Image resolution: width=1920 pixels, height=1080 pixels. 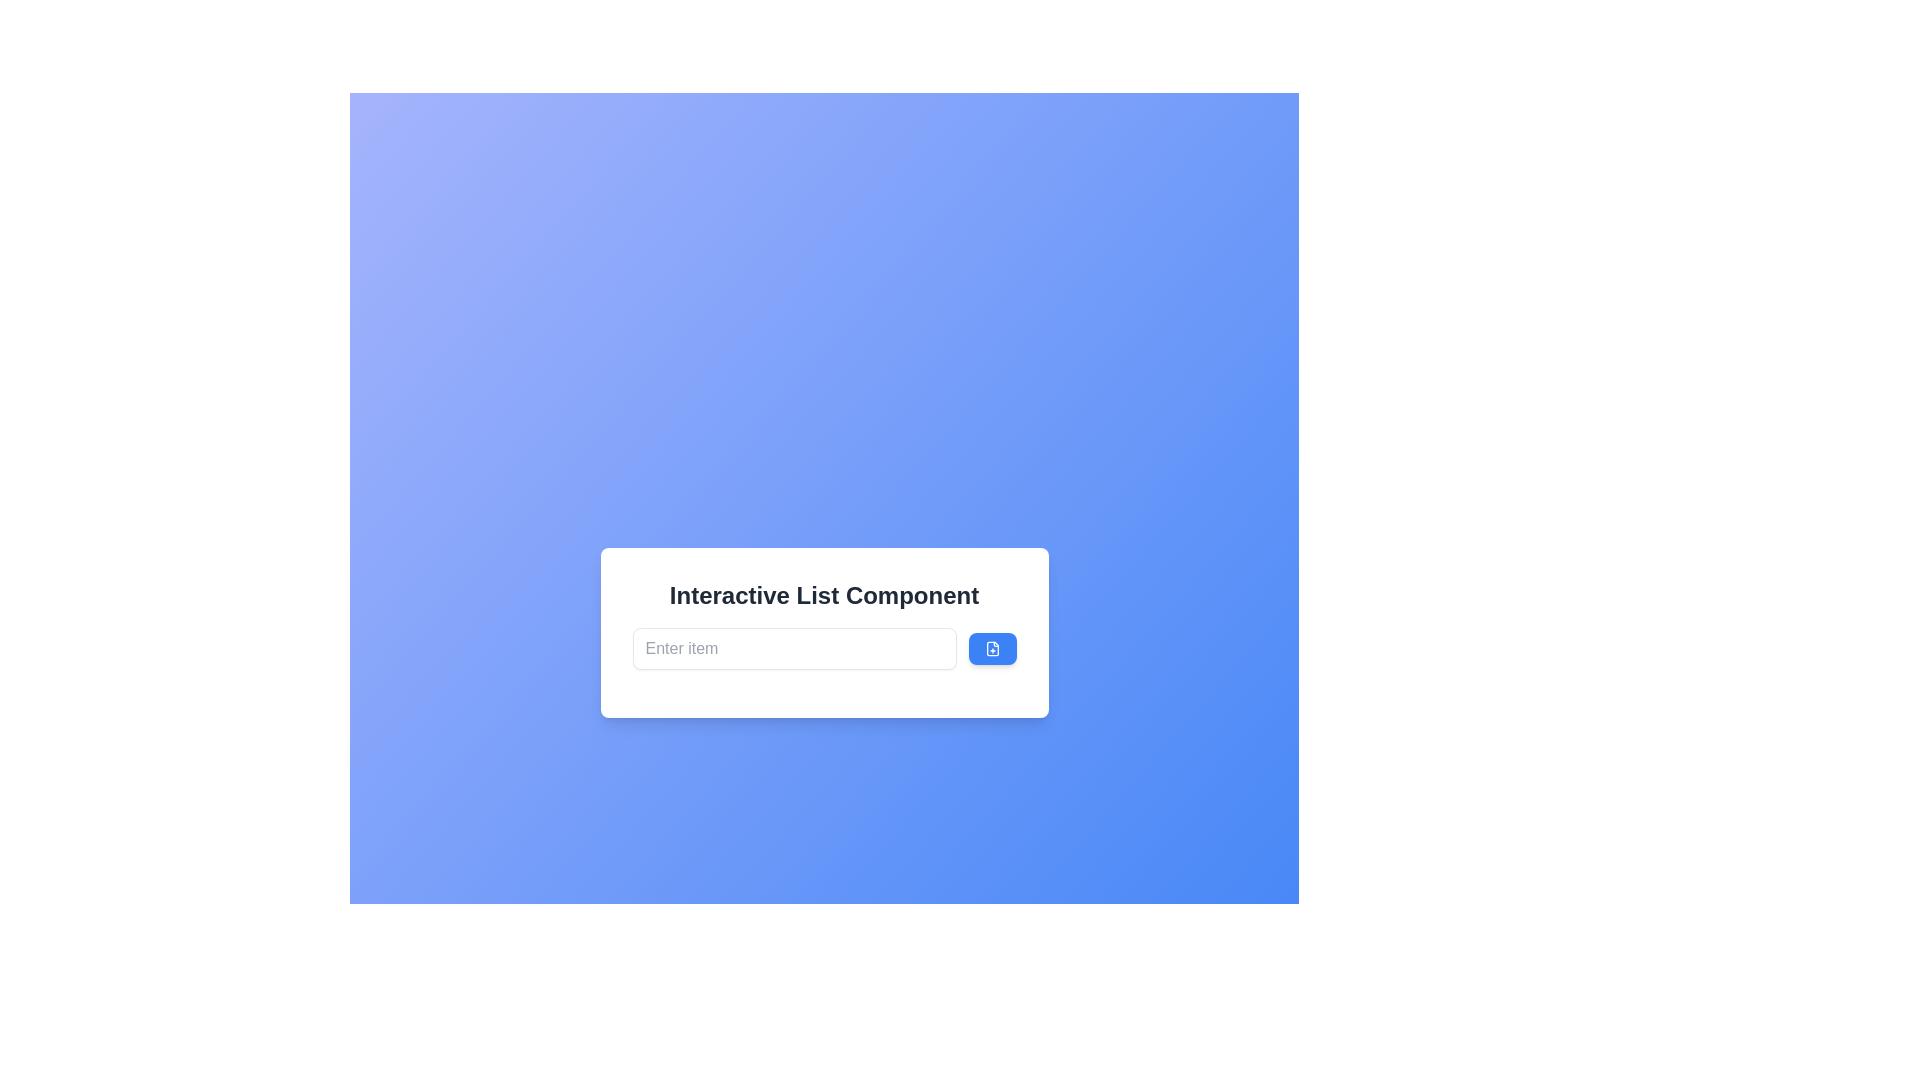 What do you see at coordinates (992, 648) in the screenshot?
I see `the blue button with an icon located at the bottom right corner of the interactive form to initiate the creation or addition action` at bounding box center [992, 648].